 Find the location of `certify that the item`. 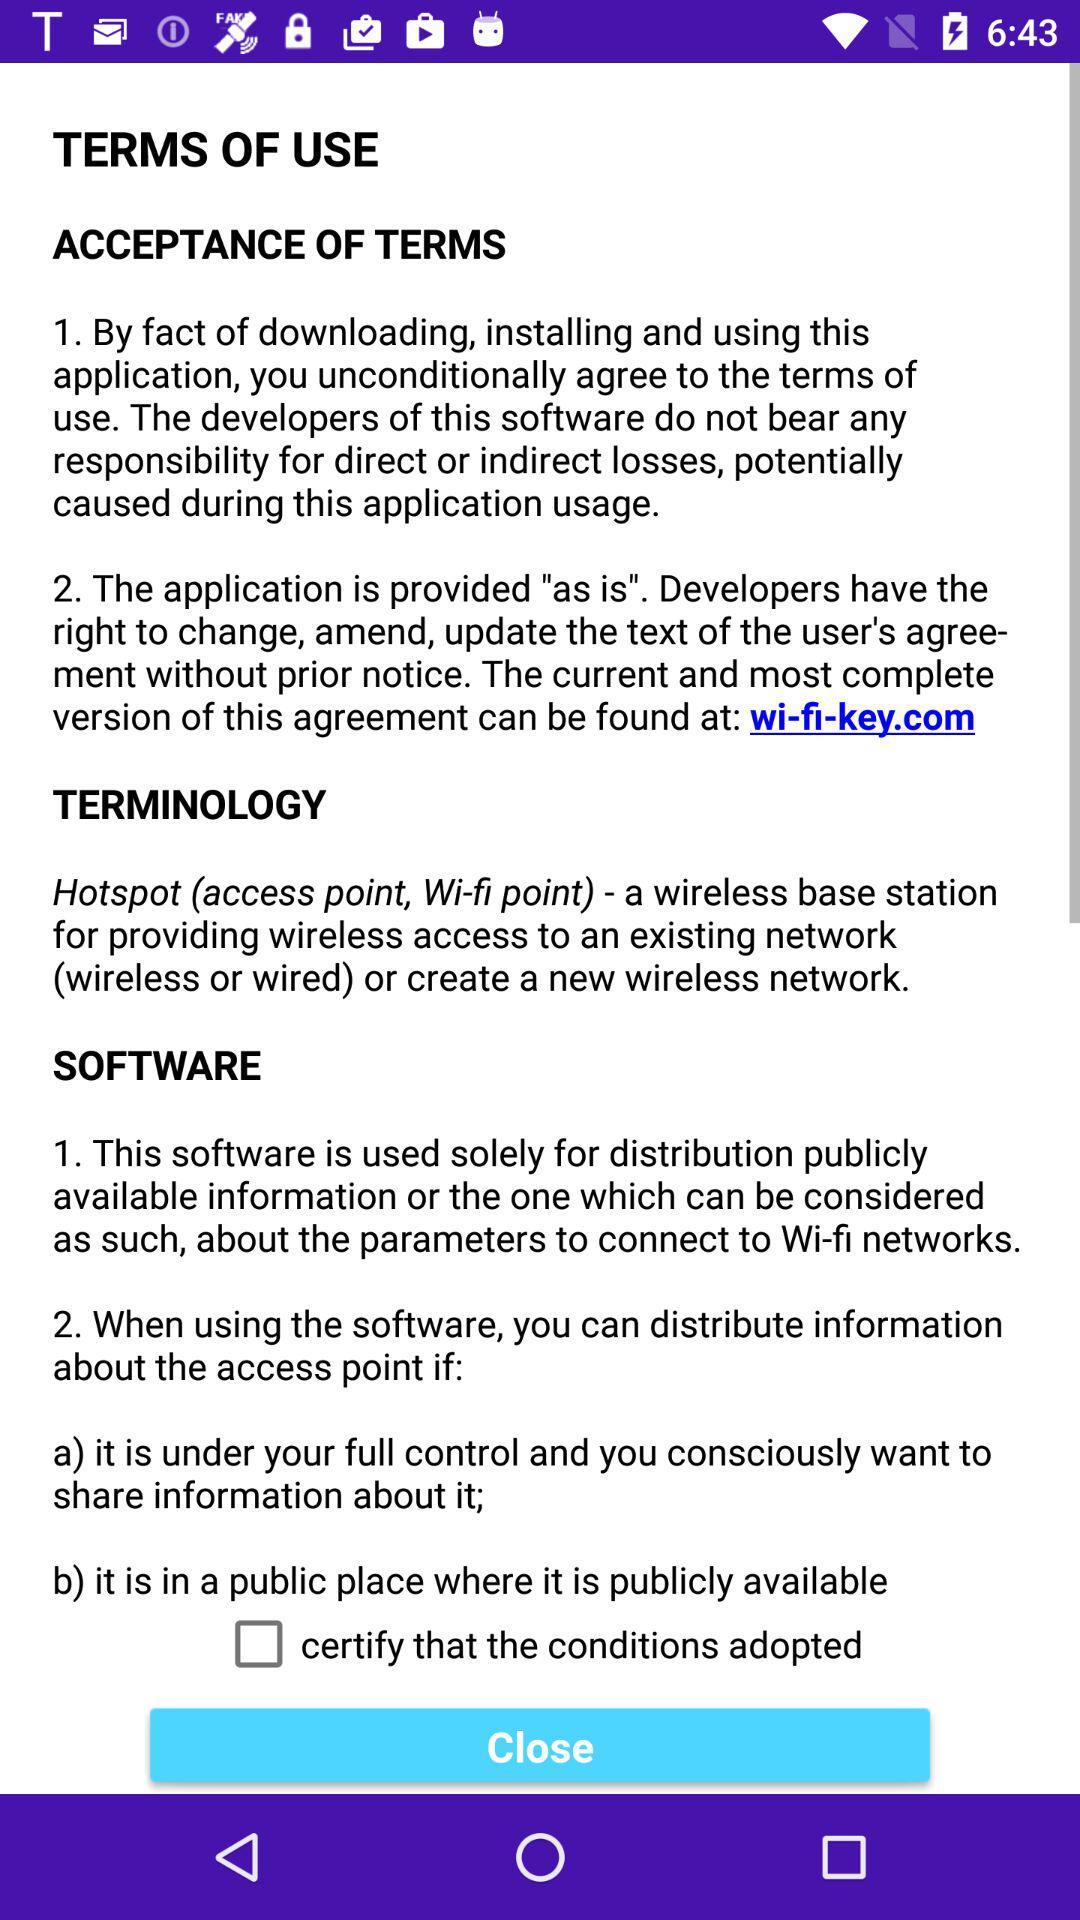

certify that the item is located at coordinates (540, 1644).